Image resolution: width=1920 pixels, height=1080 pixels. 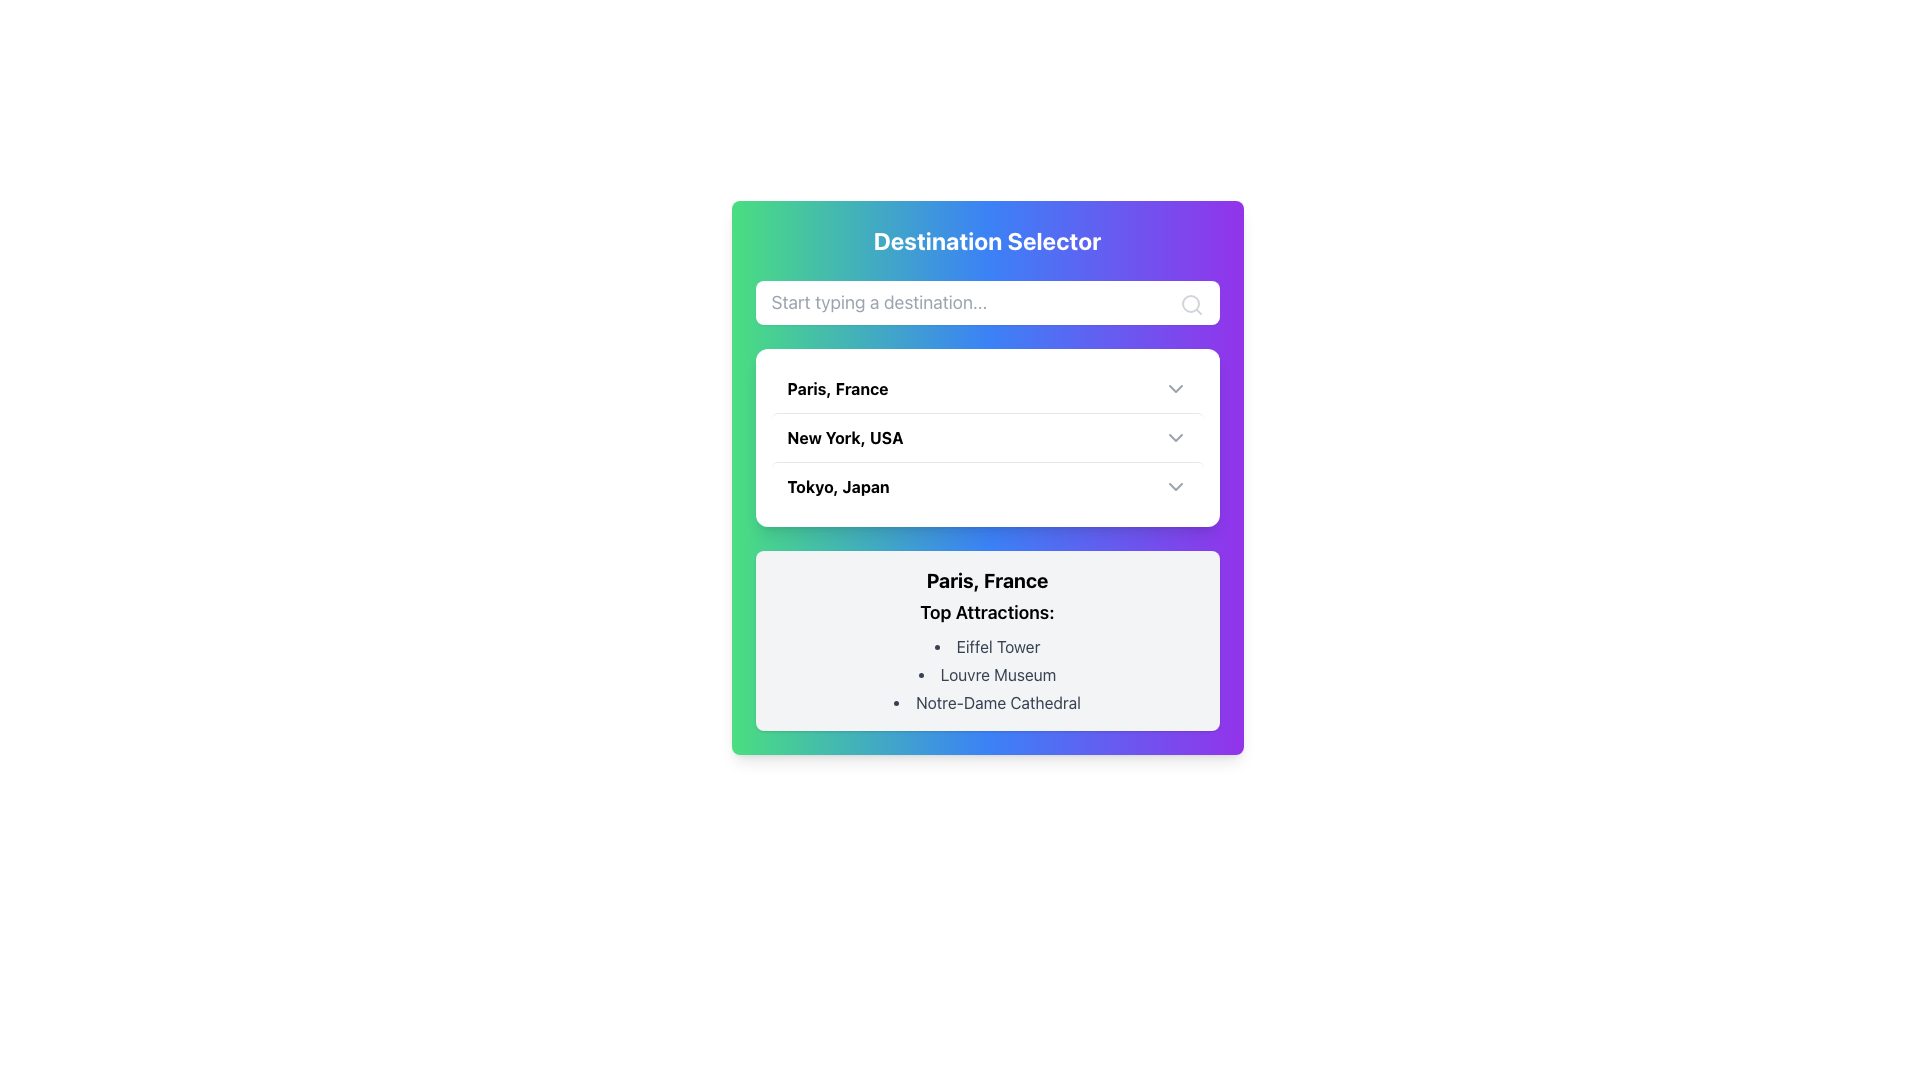 What do you see at coordinates (1175, 437) in the screenshot?
I see `the dropdown indicator icon located` at bounding box center [1175, 437].